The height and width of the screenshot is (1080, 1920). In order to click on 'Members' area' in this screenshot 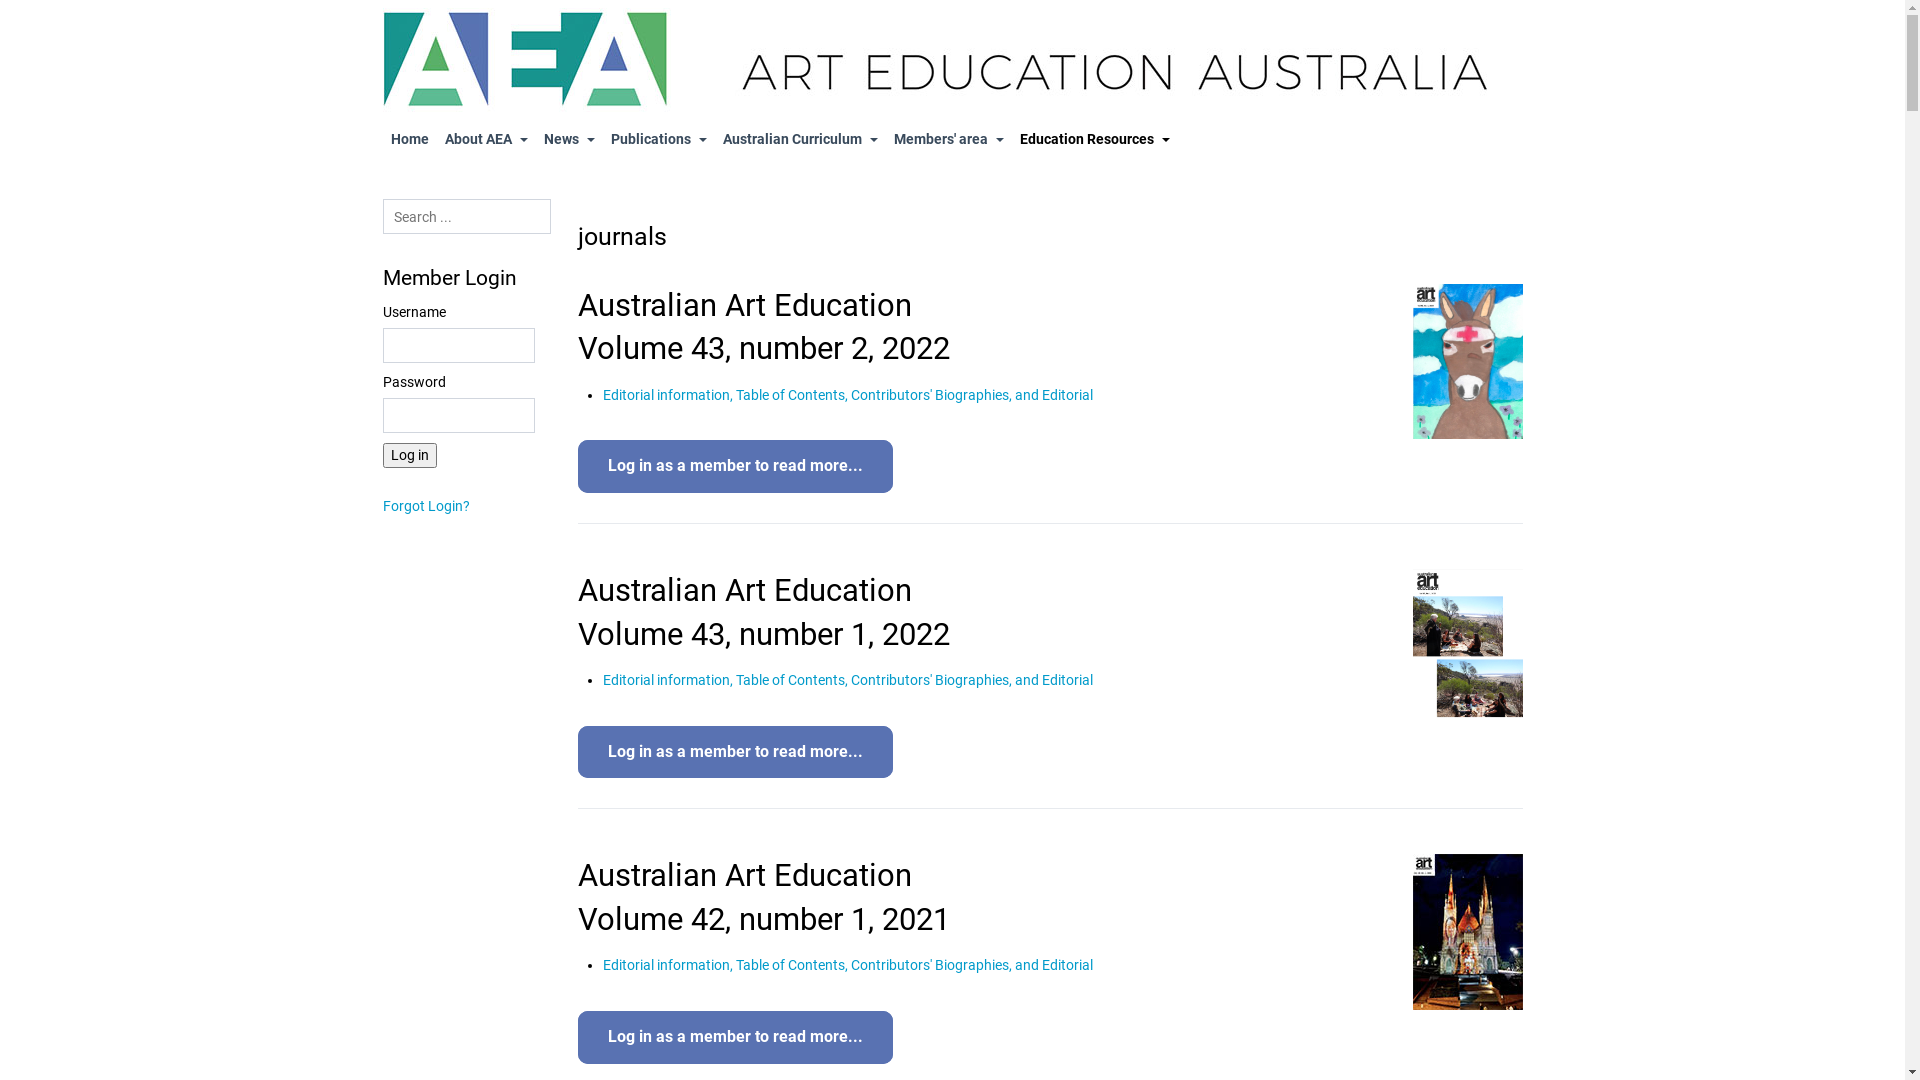, I will do `click(948, 138)`.